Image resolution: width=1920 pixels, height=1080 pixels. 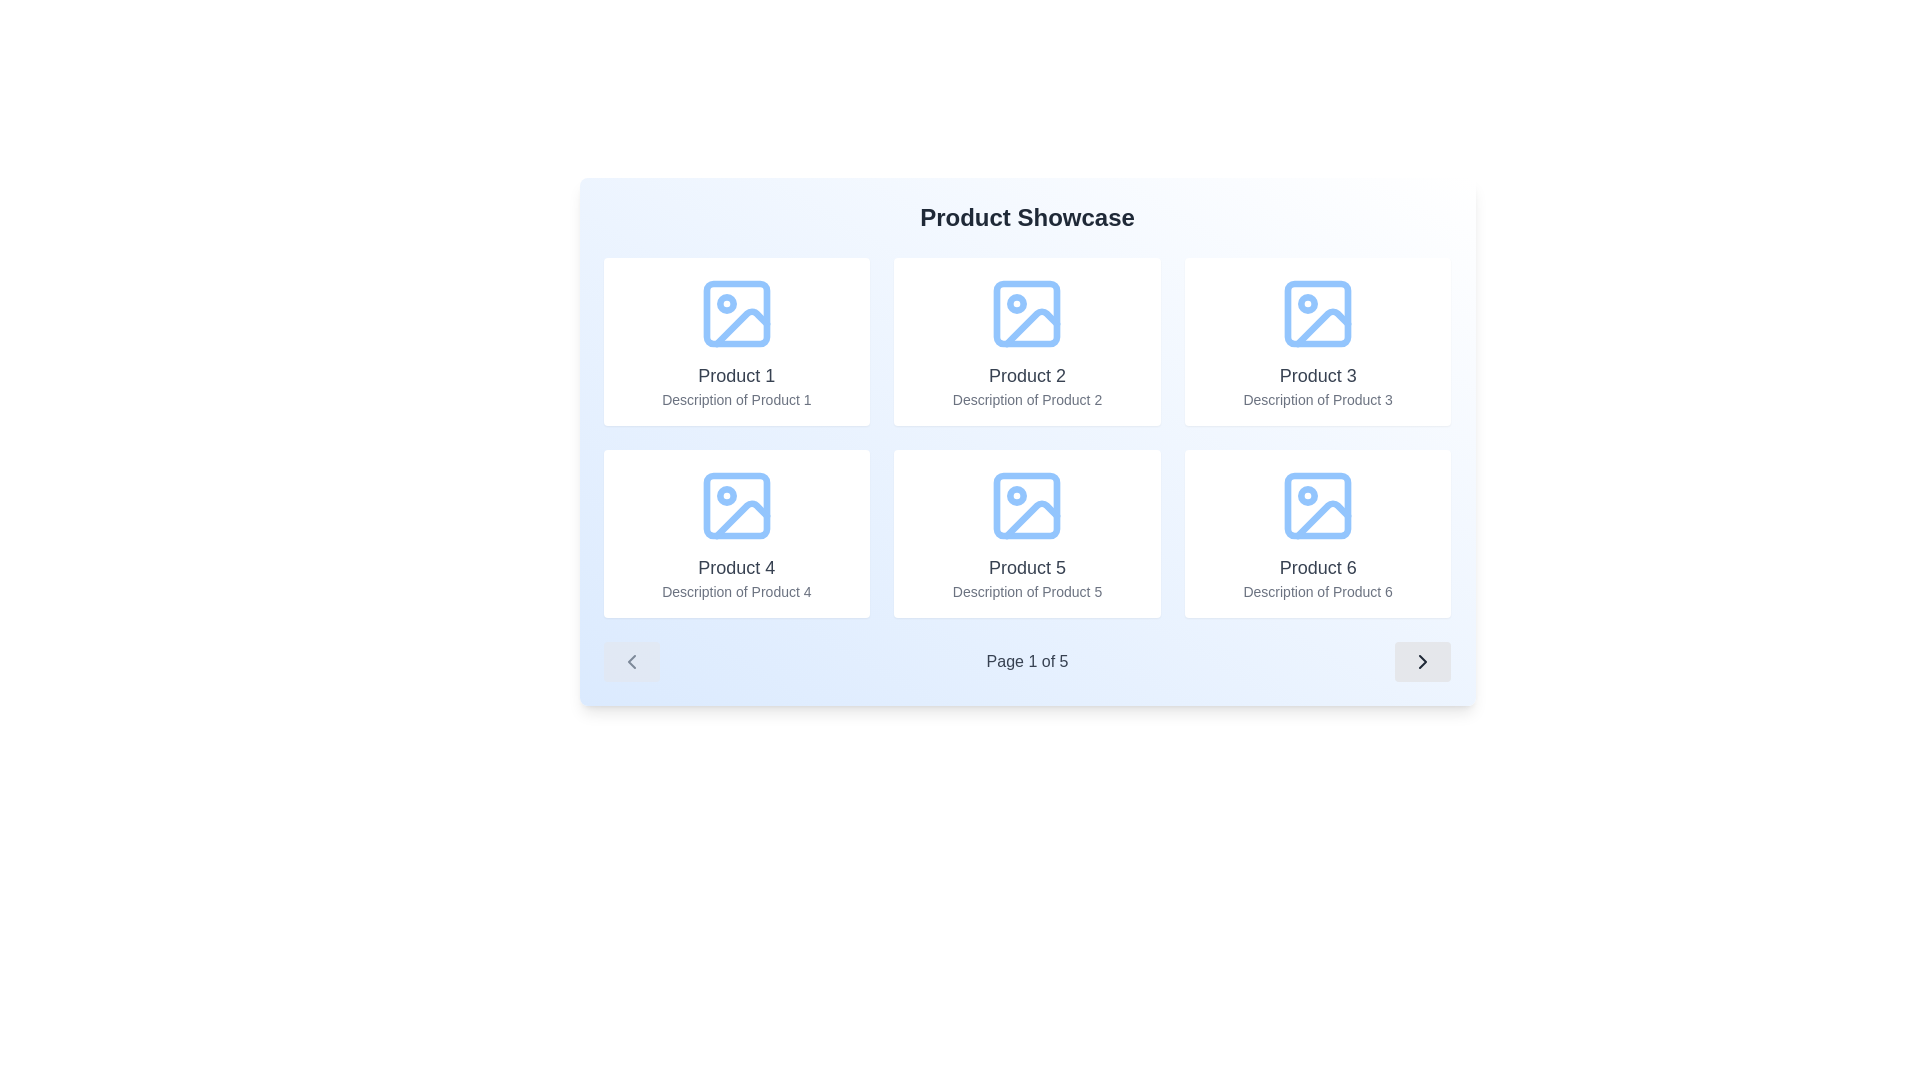 What do you see at coordinates (1422, 662) in the screenshot?
I see `the Chevron Arrow icon located at the bottom right corner of the interface` at bounding box center [1422, 662].